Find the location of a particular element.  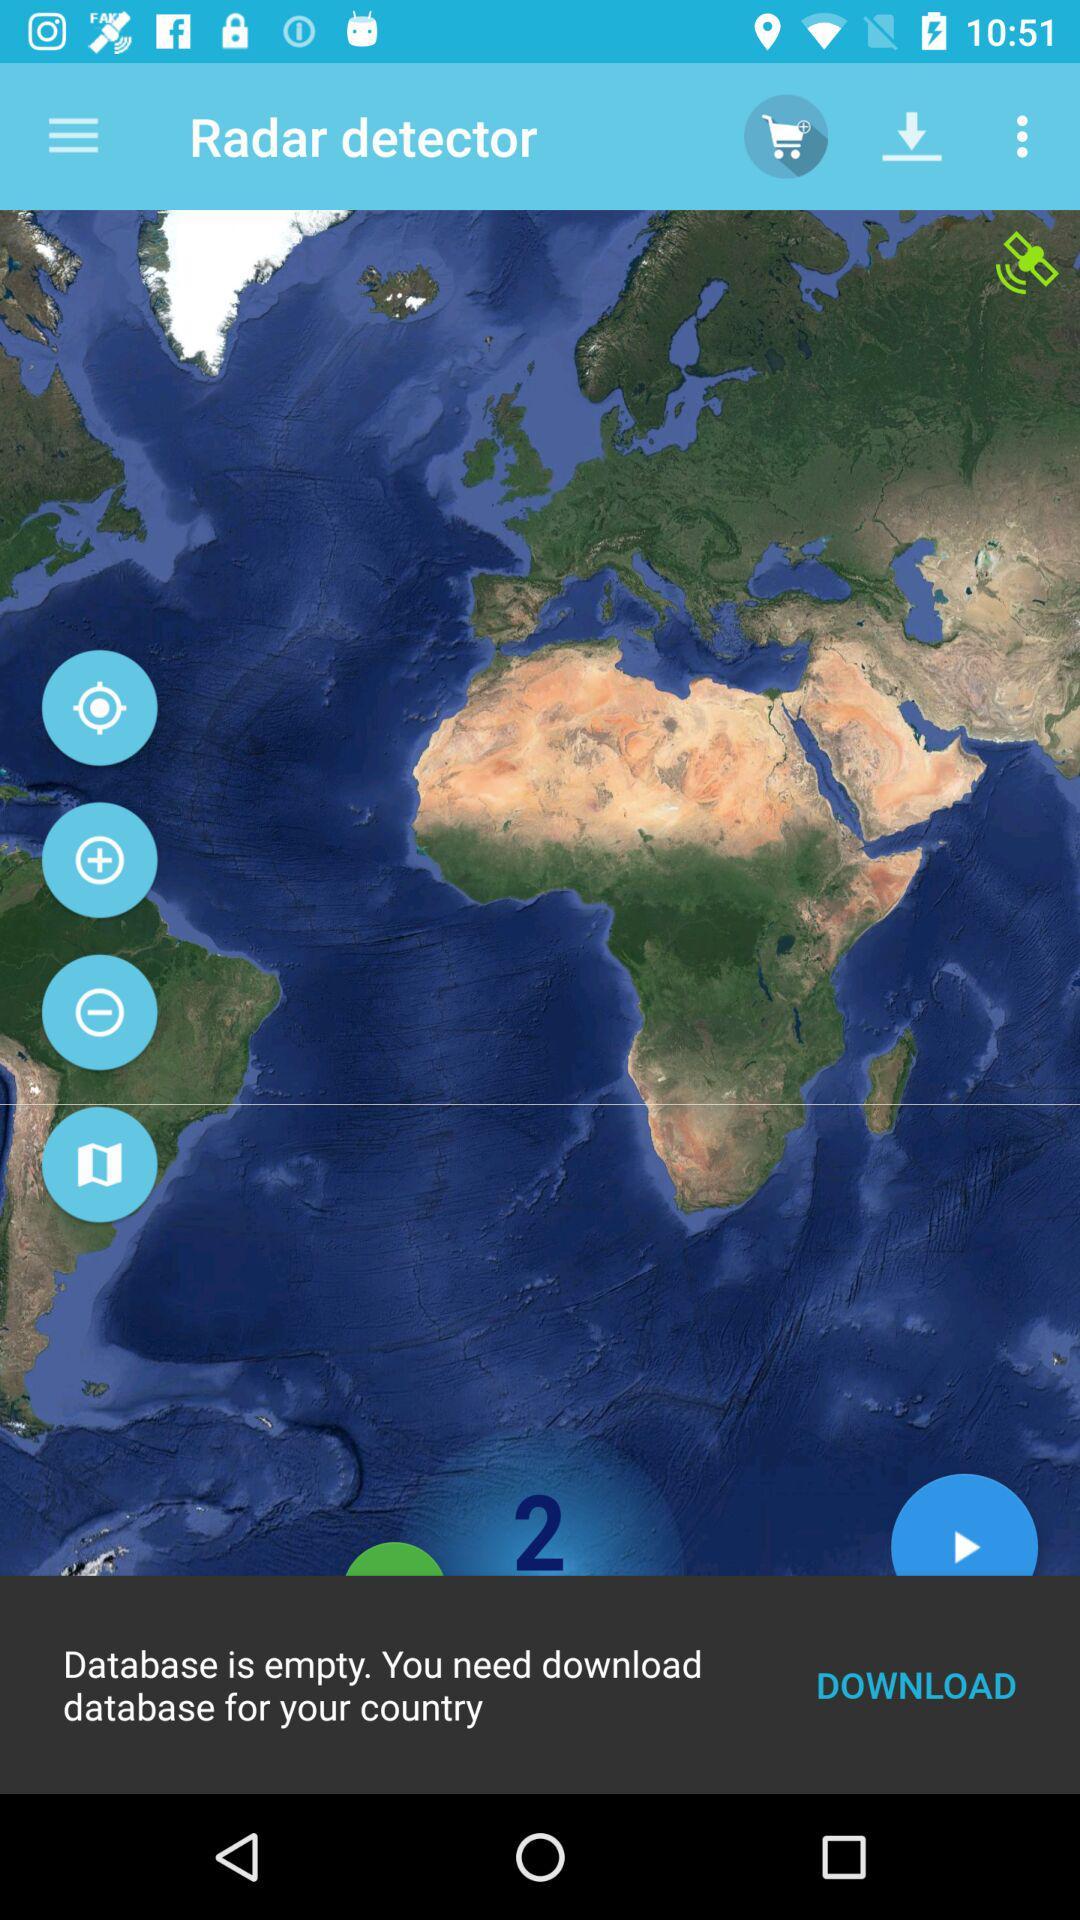

the add icon is located at coordinates (99, 860).